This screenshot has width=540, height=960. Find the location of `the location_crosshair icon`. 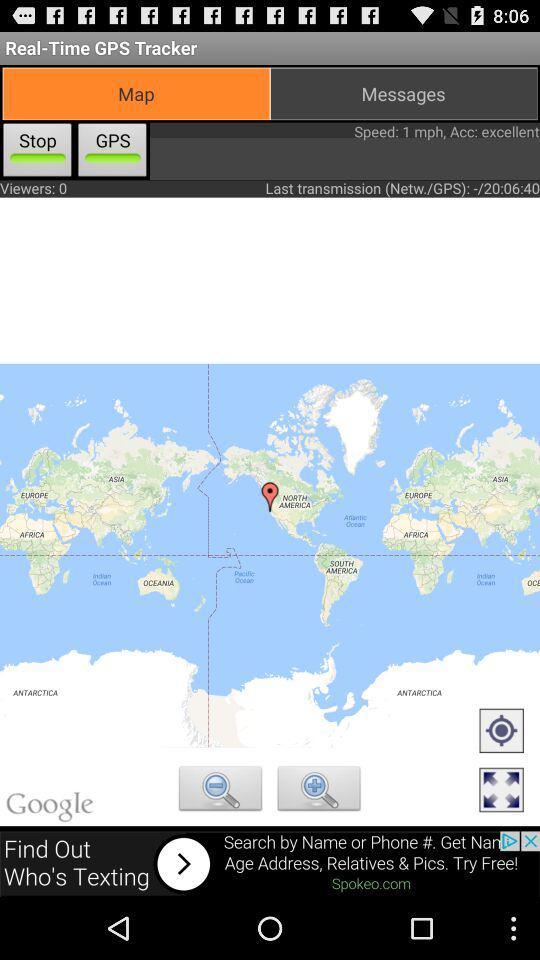

the location_crosshair icon is located at coordinates (500, 783).